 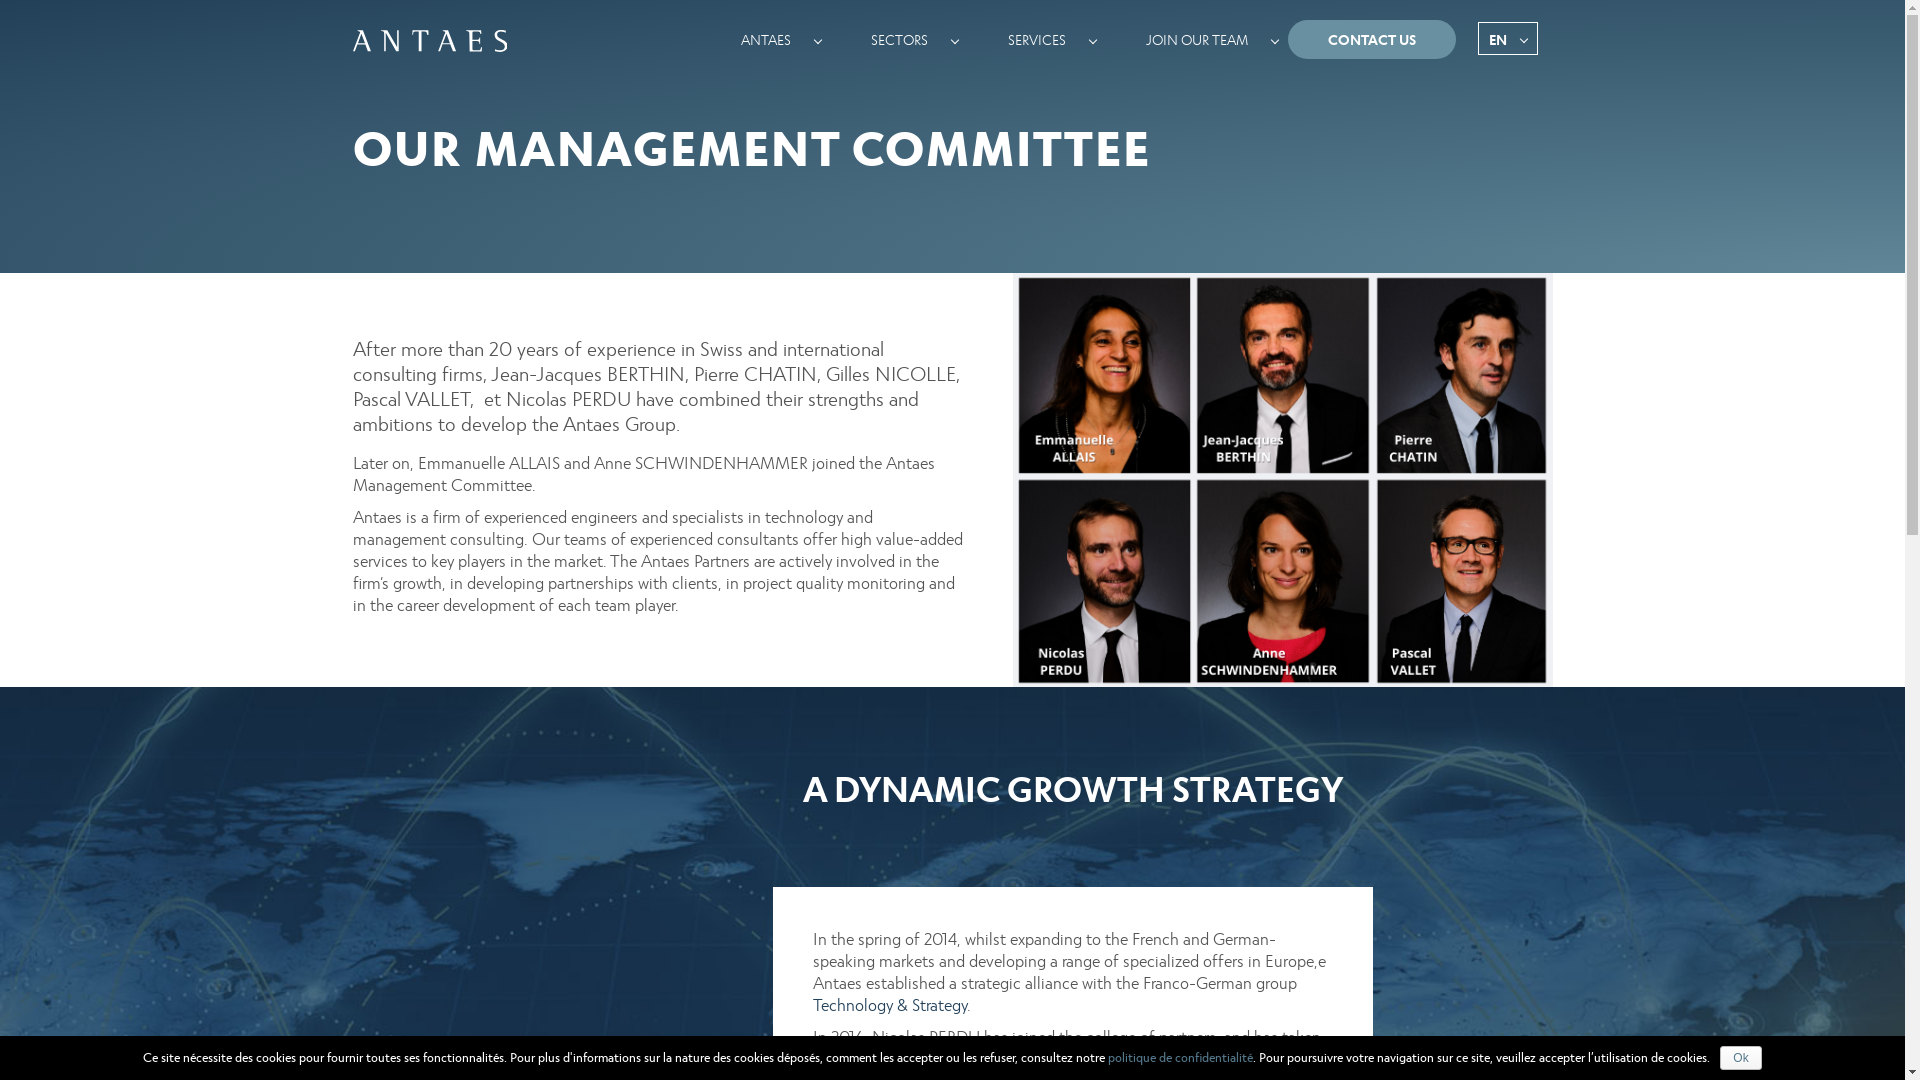 What do you see at coordinates (1371, 39) in the screenshot?
I see `'CONTACT US'` at bounding box center [1371, 39].